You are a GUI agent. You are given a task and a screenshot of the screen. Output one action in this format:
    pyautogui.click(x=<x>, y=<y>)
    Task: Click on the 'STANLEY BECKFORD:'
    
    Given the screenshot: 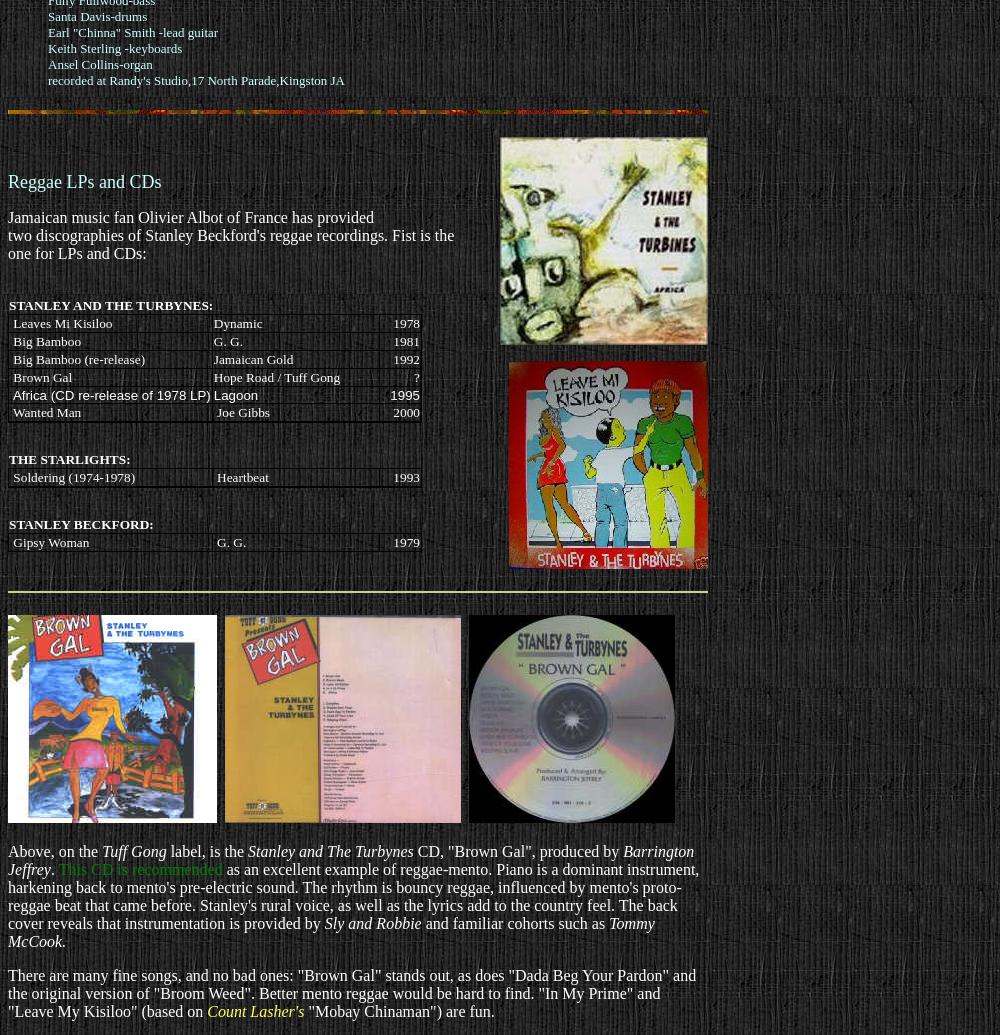 What is the action you would take?
    pyautogui.click(x=80, y=523)
    